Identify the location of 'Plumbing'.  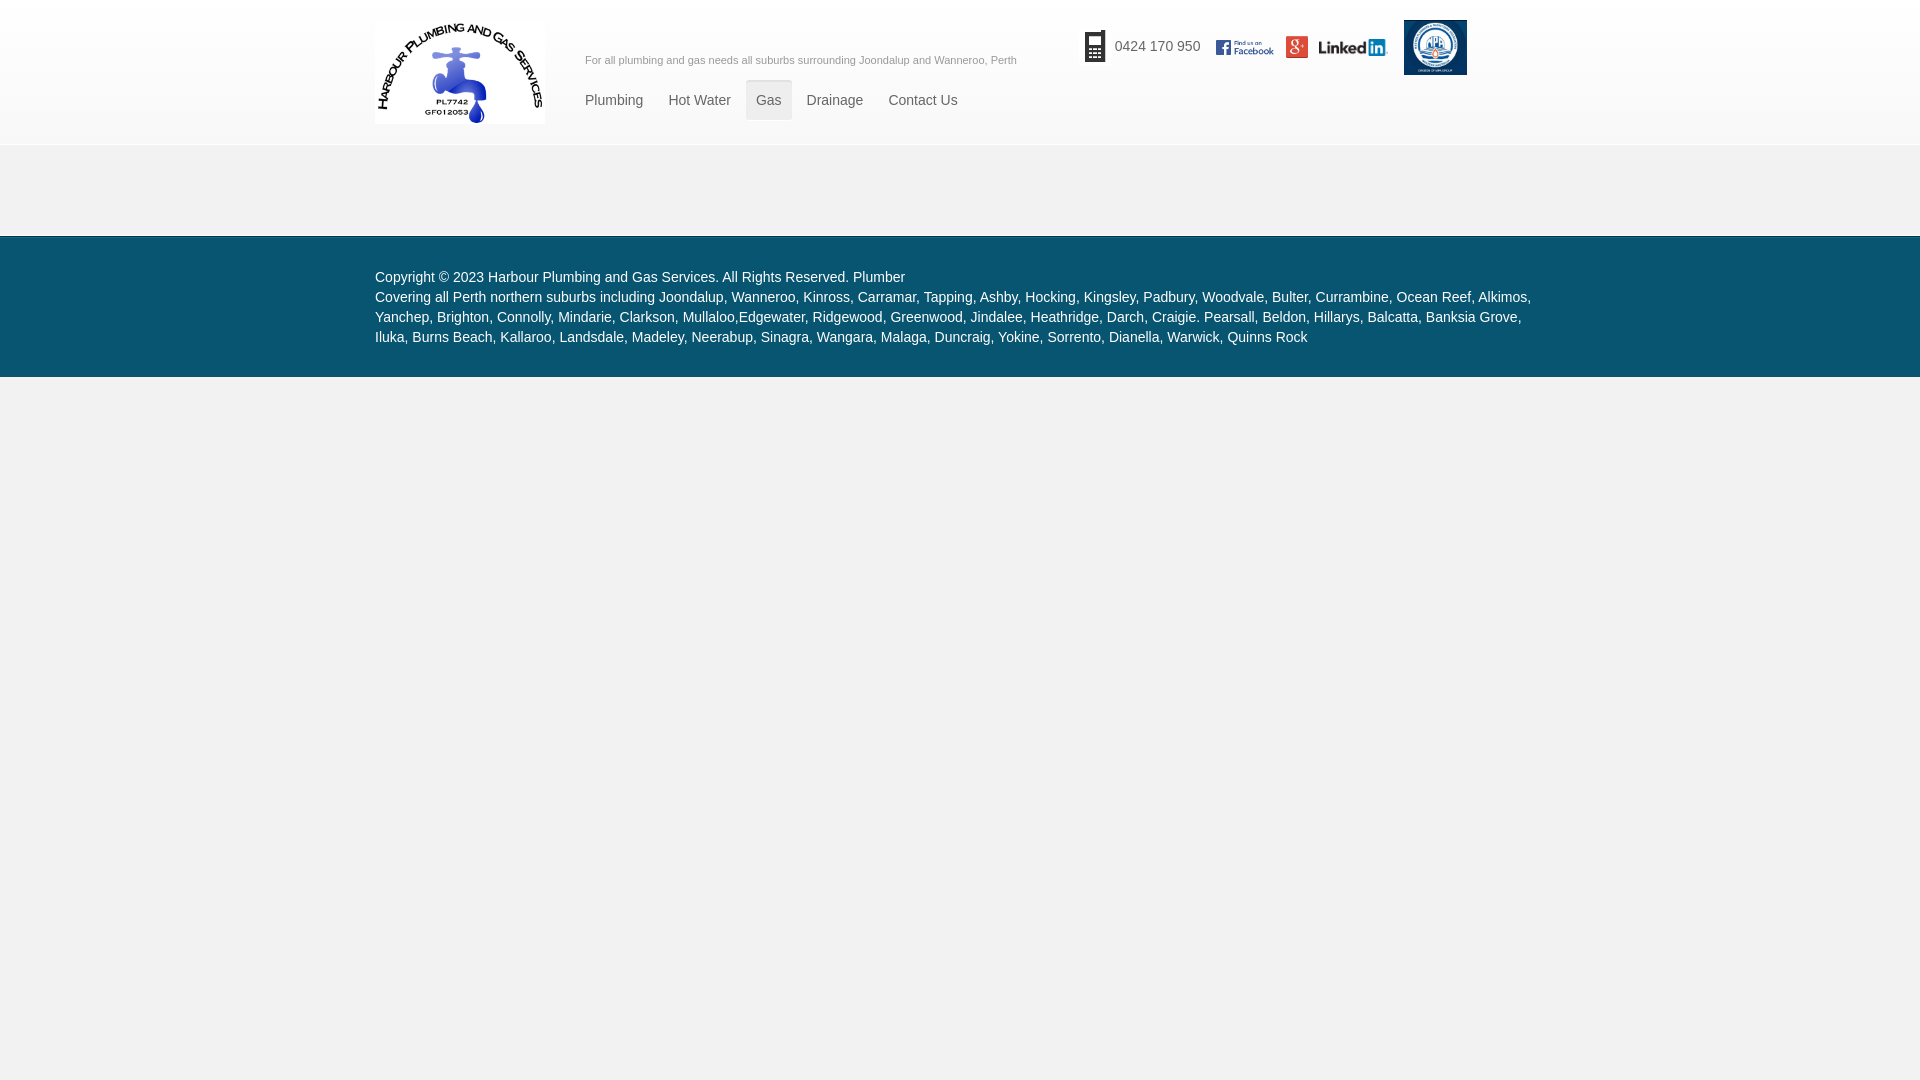
(613, 100).